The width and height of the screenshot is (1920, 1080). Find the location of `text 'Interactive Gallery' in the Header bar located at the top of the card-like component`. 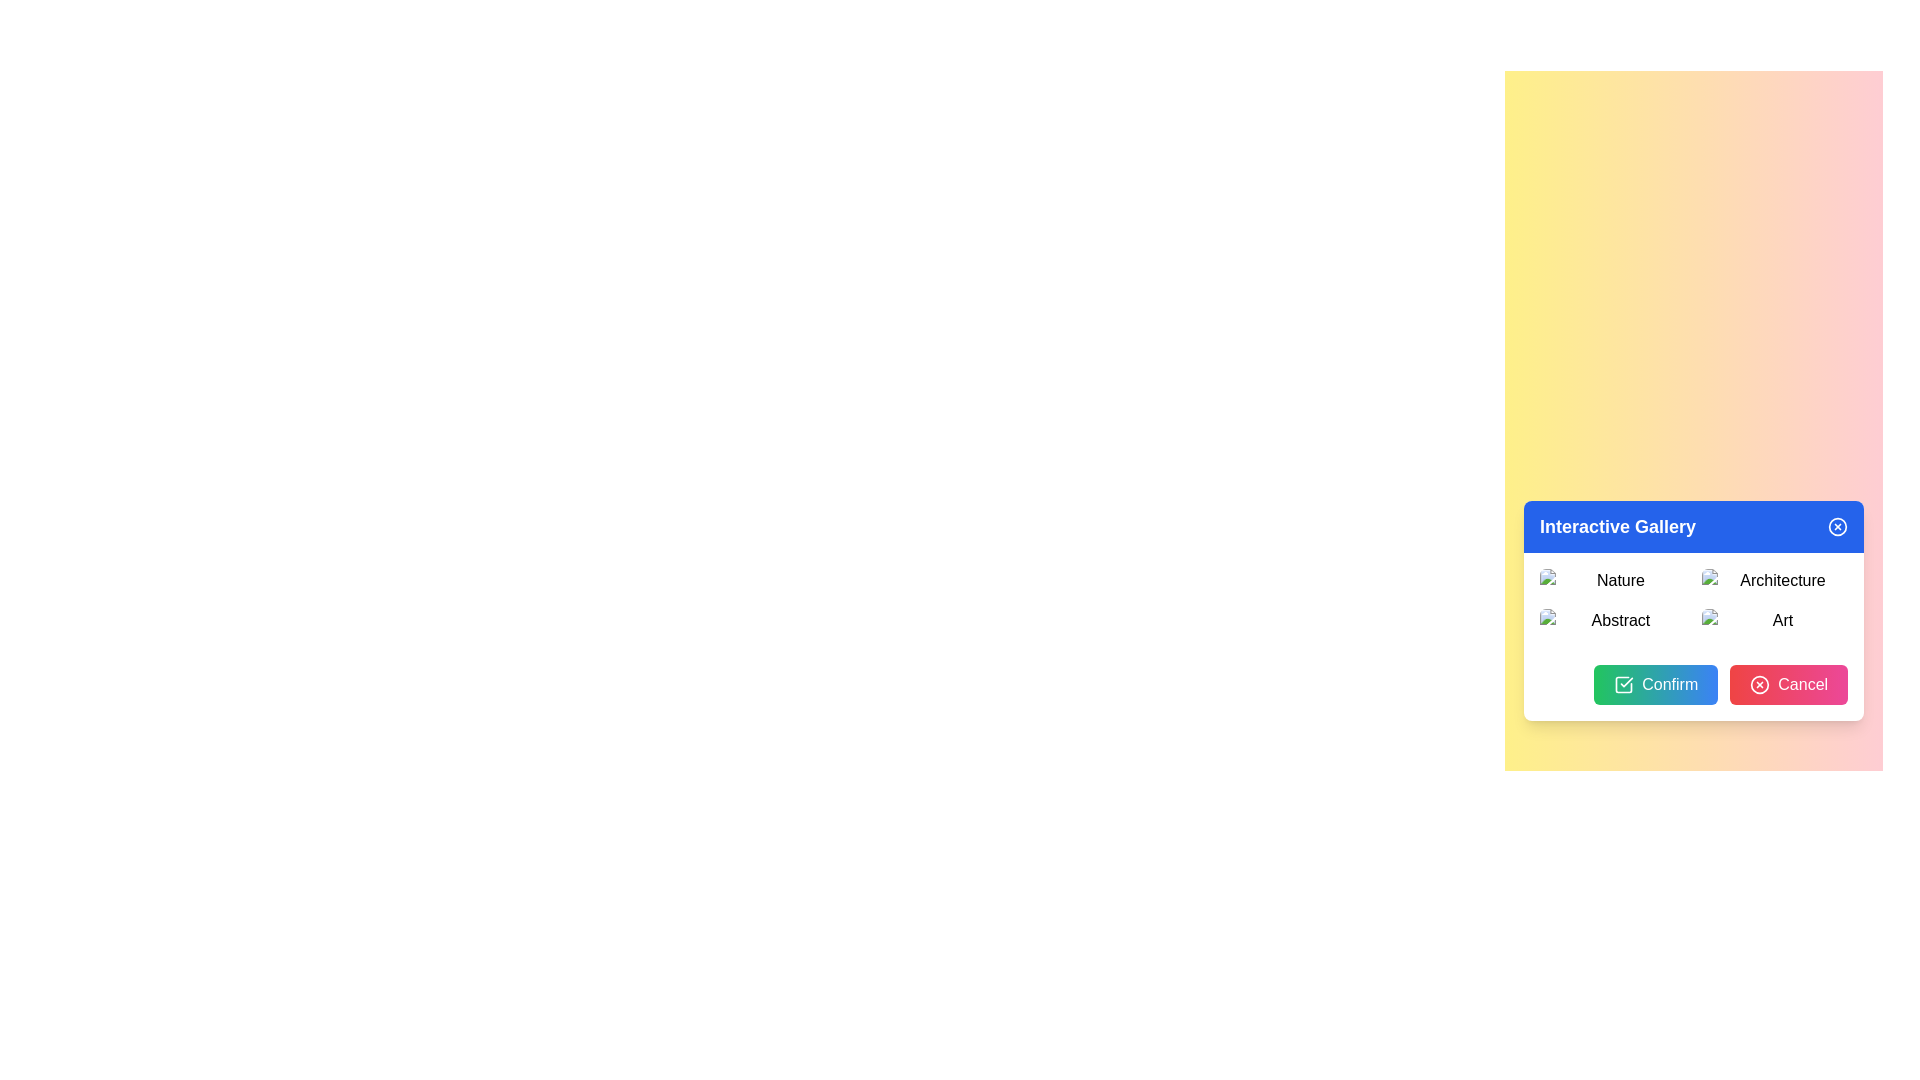

text 'Interactive Gallery' in the Header bar located at the top of the card-like component is located at coordinates (1693, 526).